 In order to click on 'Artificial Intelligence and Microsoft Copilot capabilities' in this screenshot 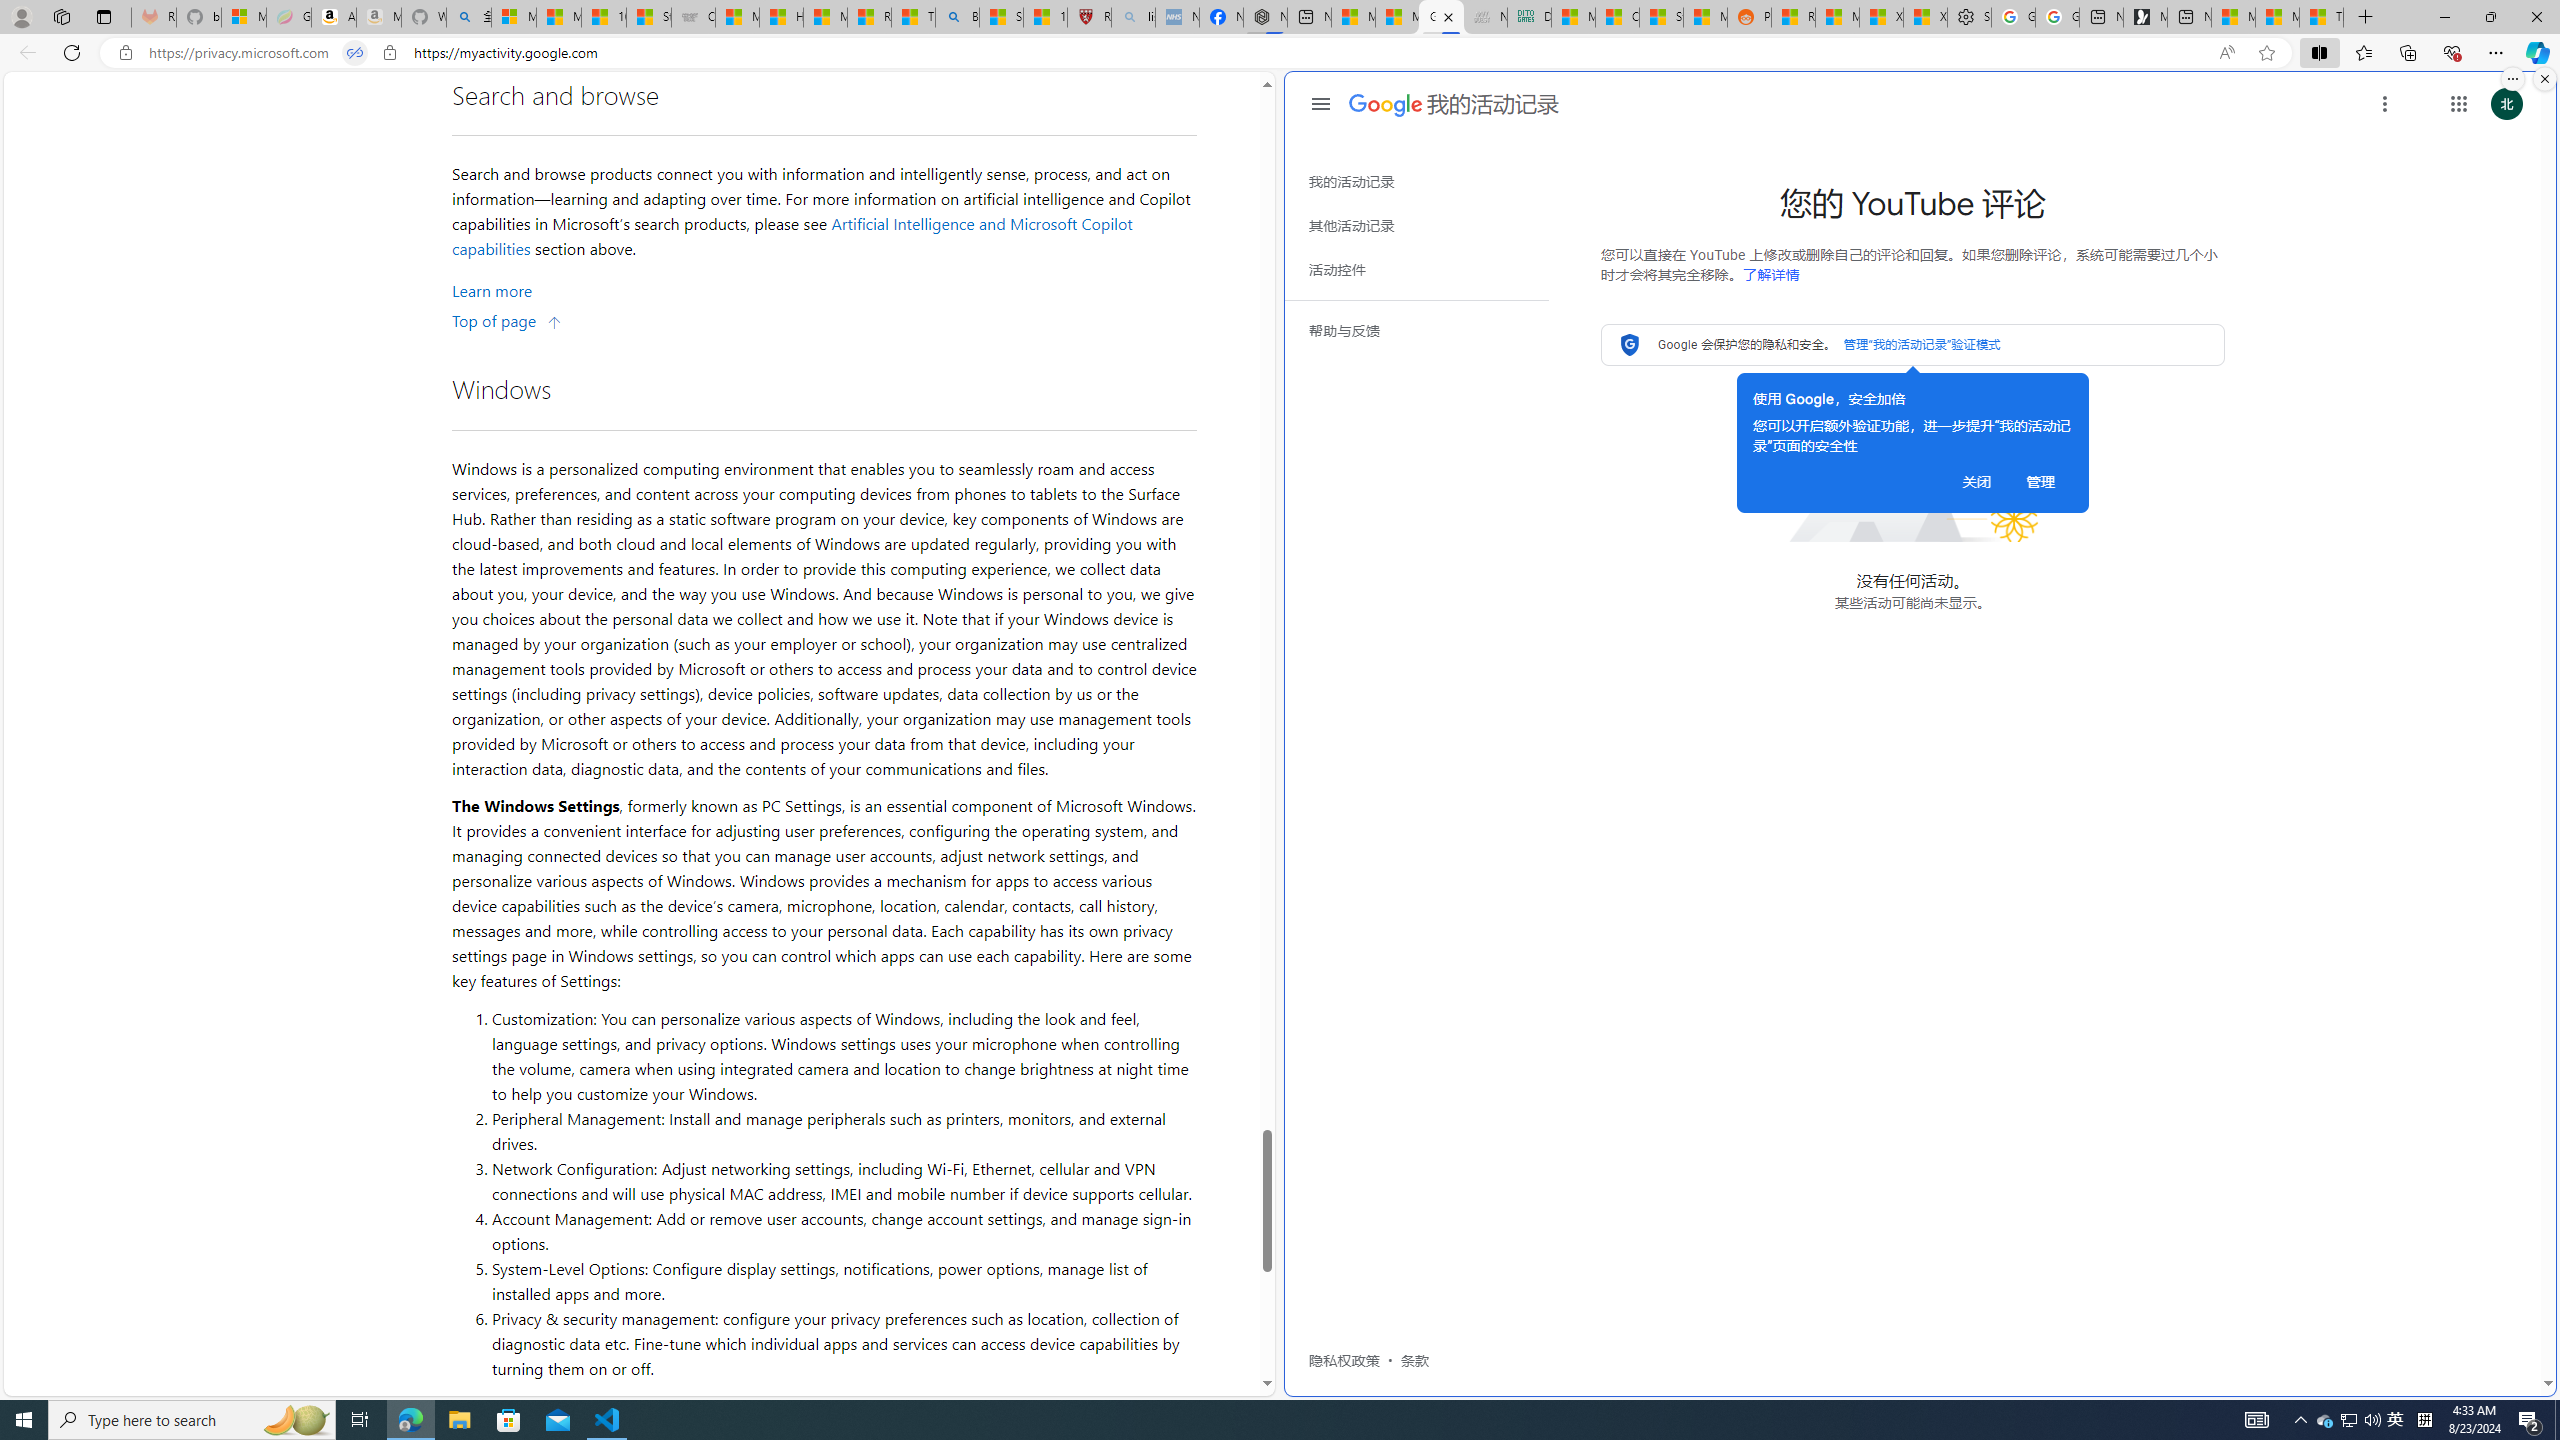, I will do `click(792, 234)`.